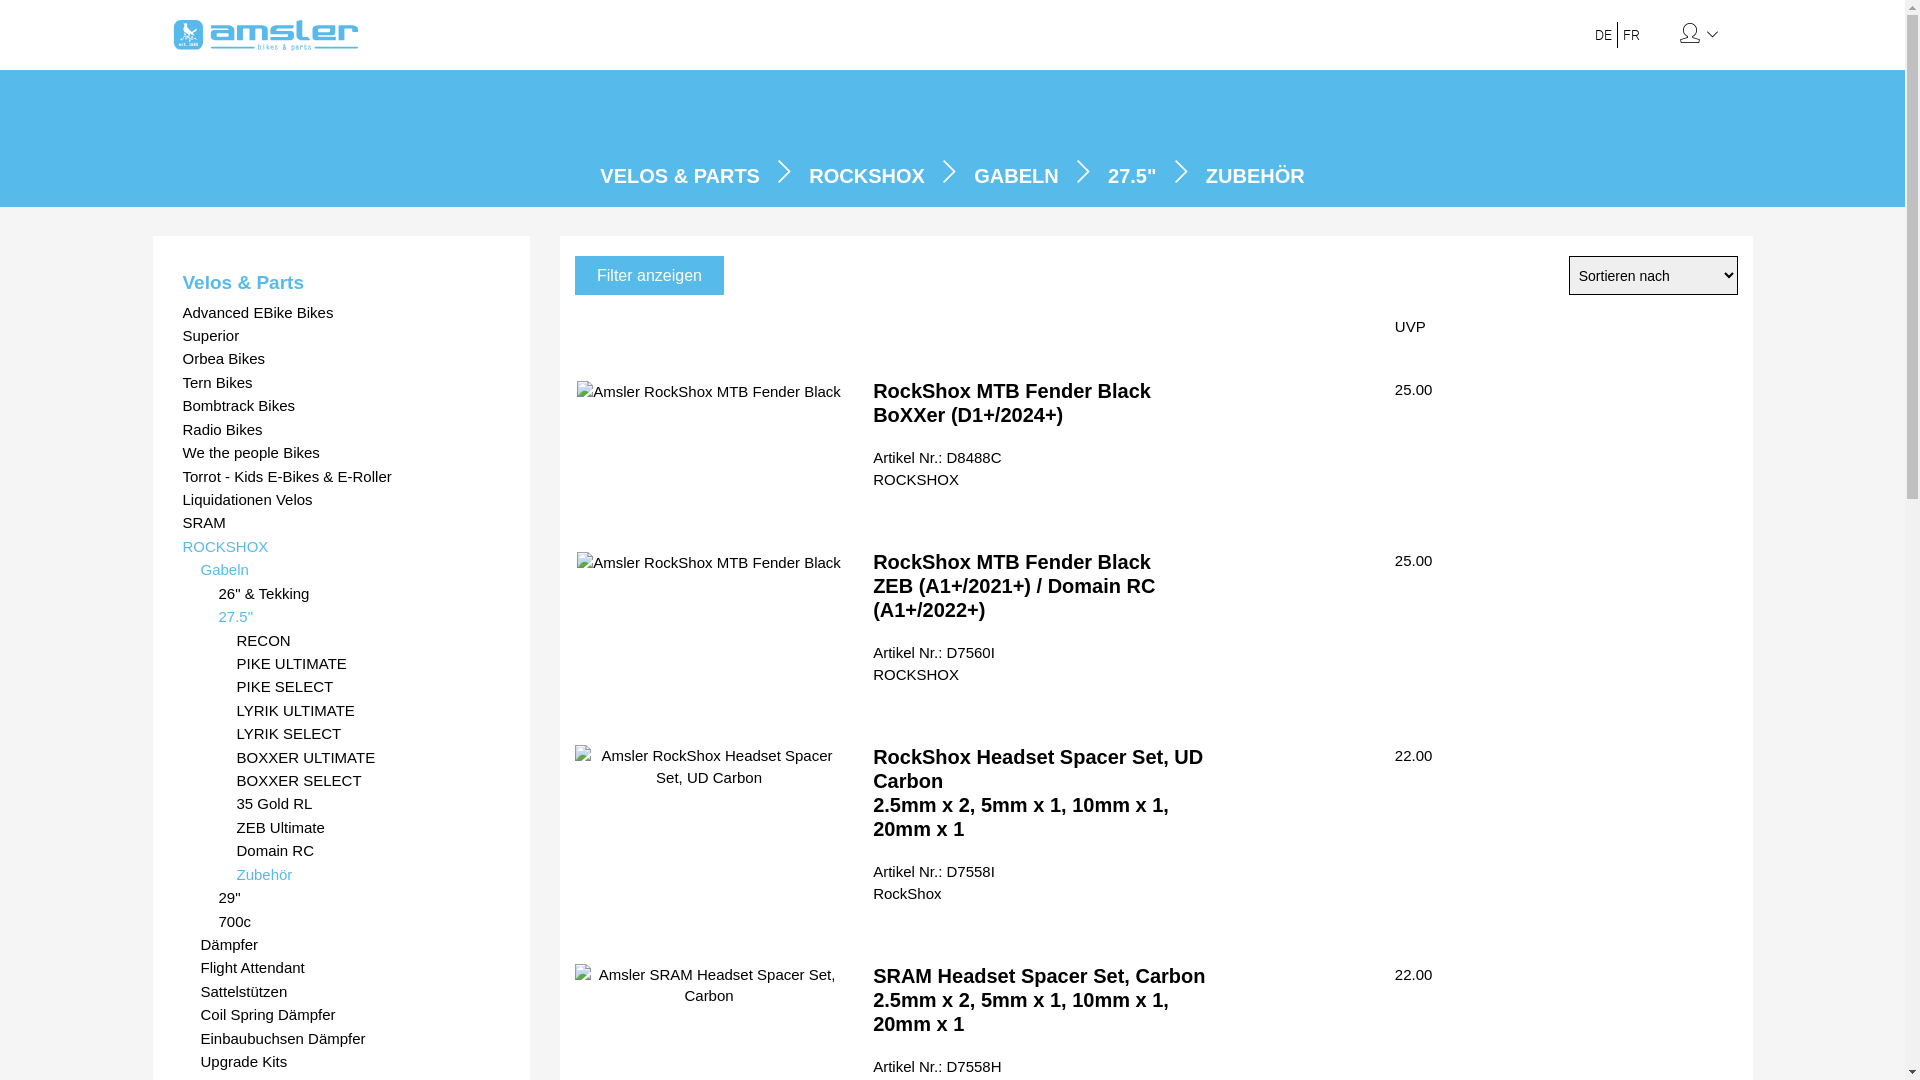  Describe the element at coordinates (649, 275) in the screenshot. I see `'Filter anzeigen'` at that location.